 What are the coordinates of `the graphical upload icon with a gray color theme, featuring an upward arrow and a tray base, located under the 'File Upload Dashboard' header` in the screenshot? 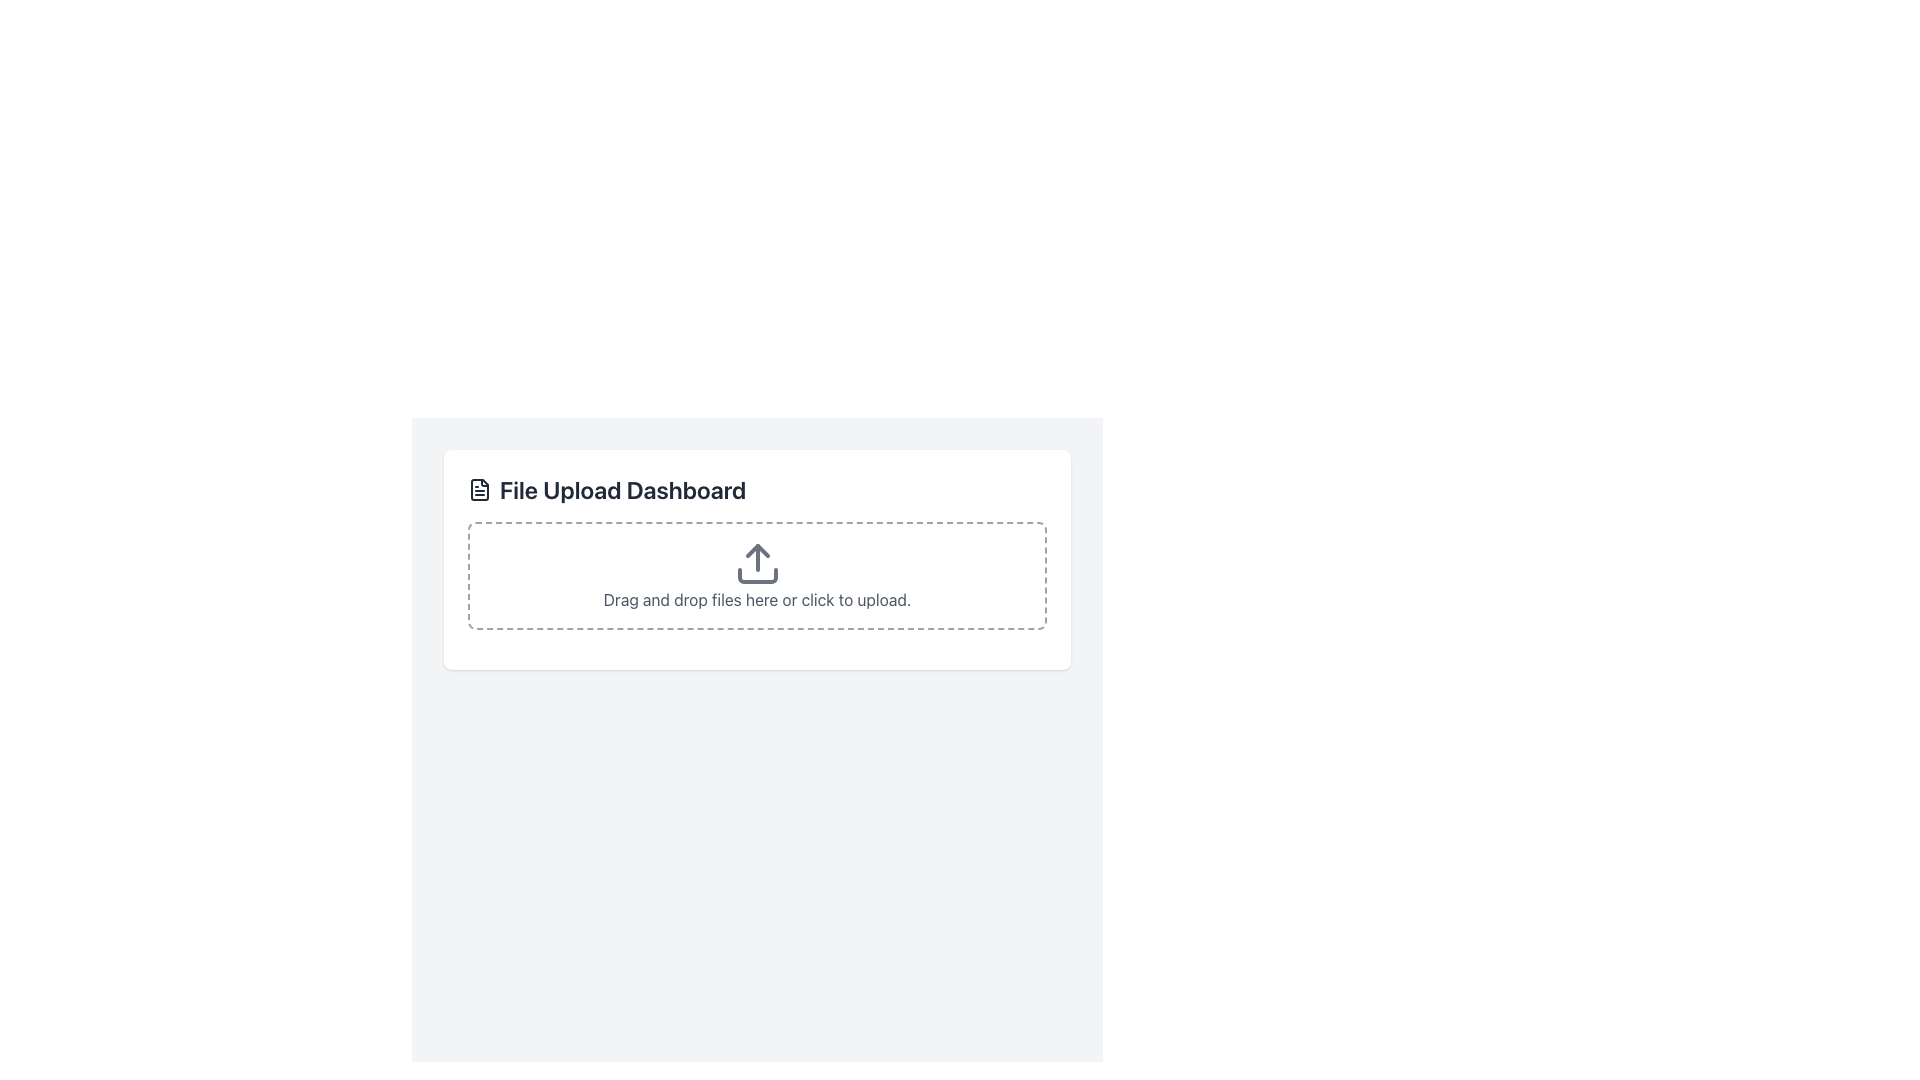 It's located at (756, 563).